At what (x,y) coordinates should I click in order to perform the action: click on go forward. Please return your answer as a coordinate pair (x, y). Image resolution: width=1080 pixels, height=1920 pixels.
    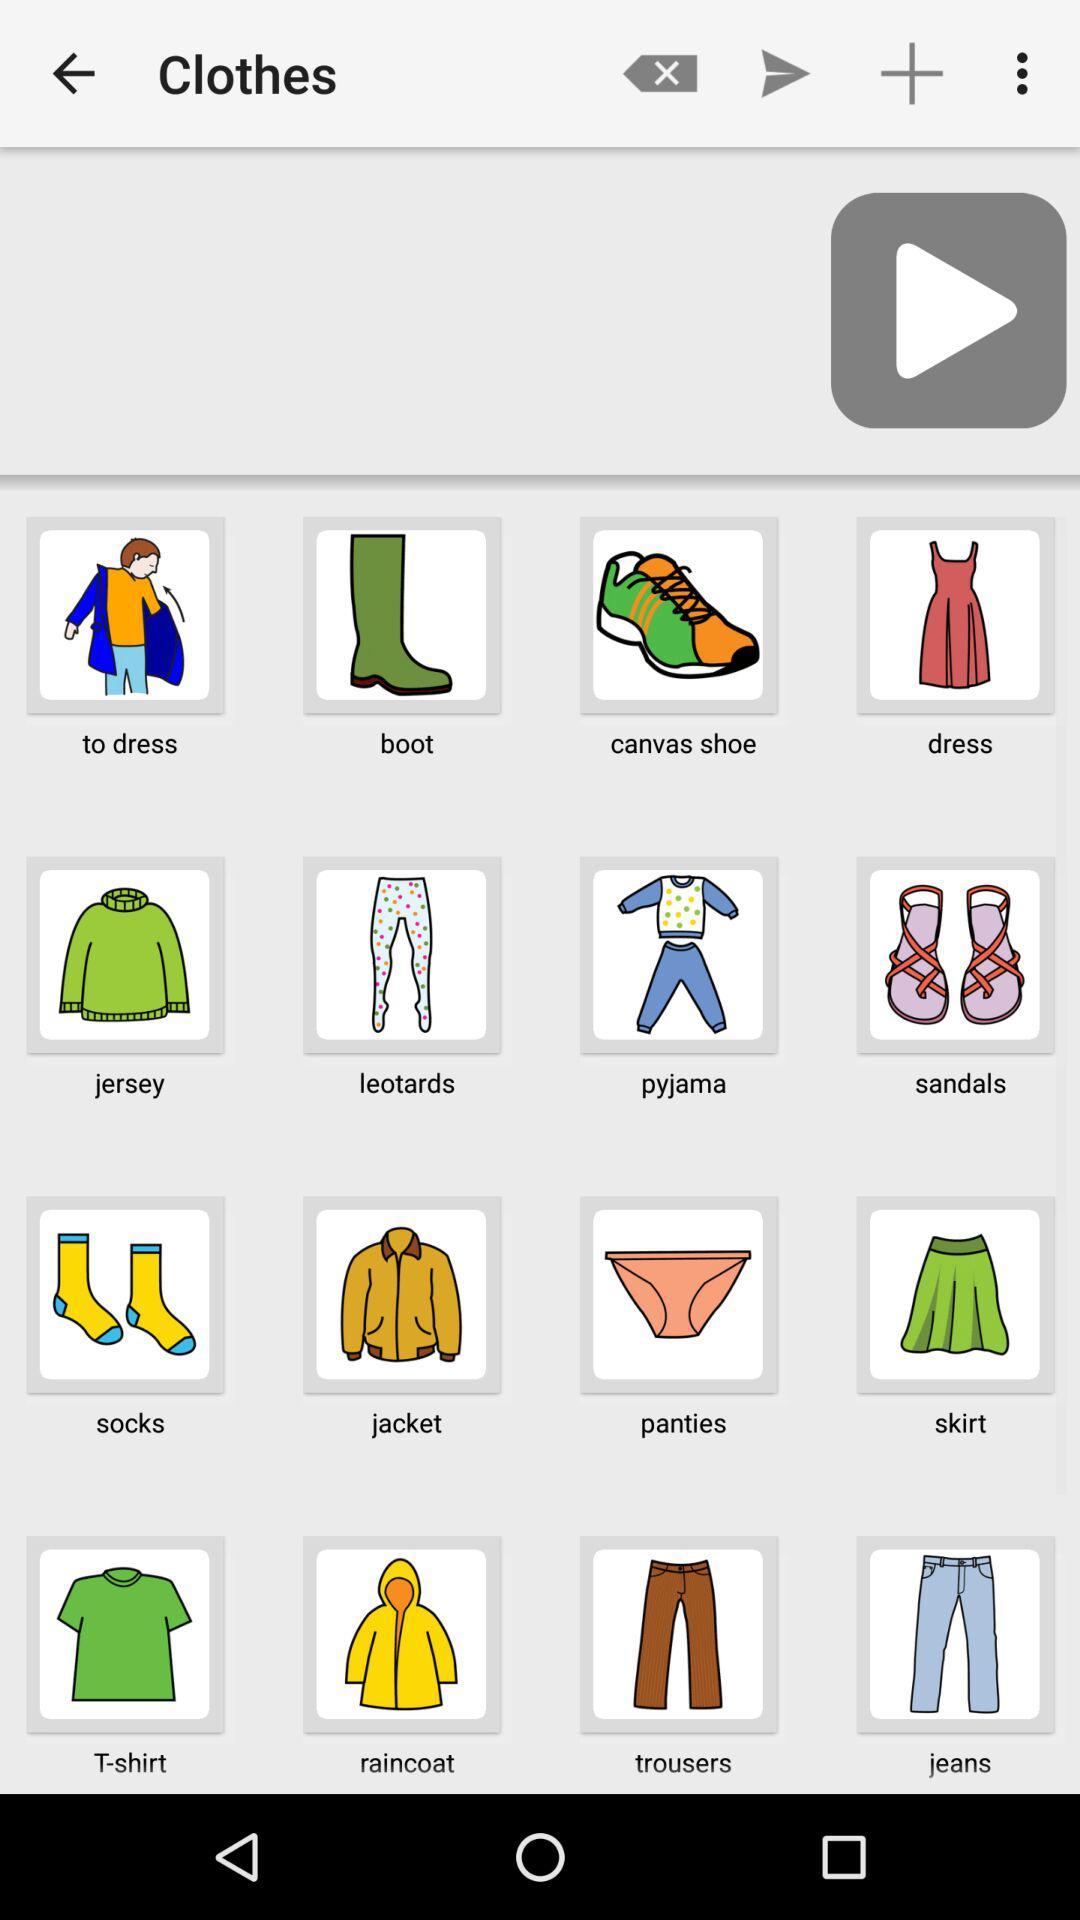
    Looking at the image, I should click on (947, 309).